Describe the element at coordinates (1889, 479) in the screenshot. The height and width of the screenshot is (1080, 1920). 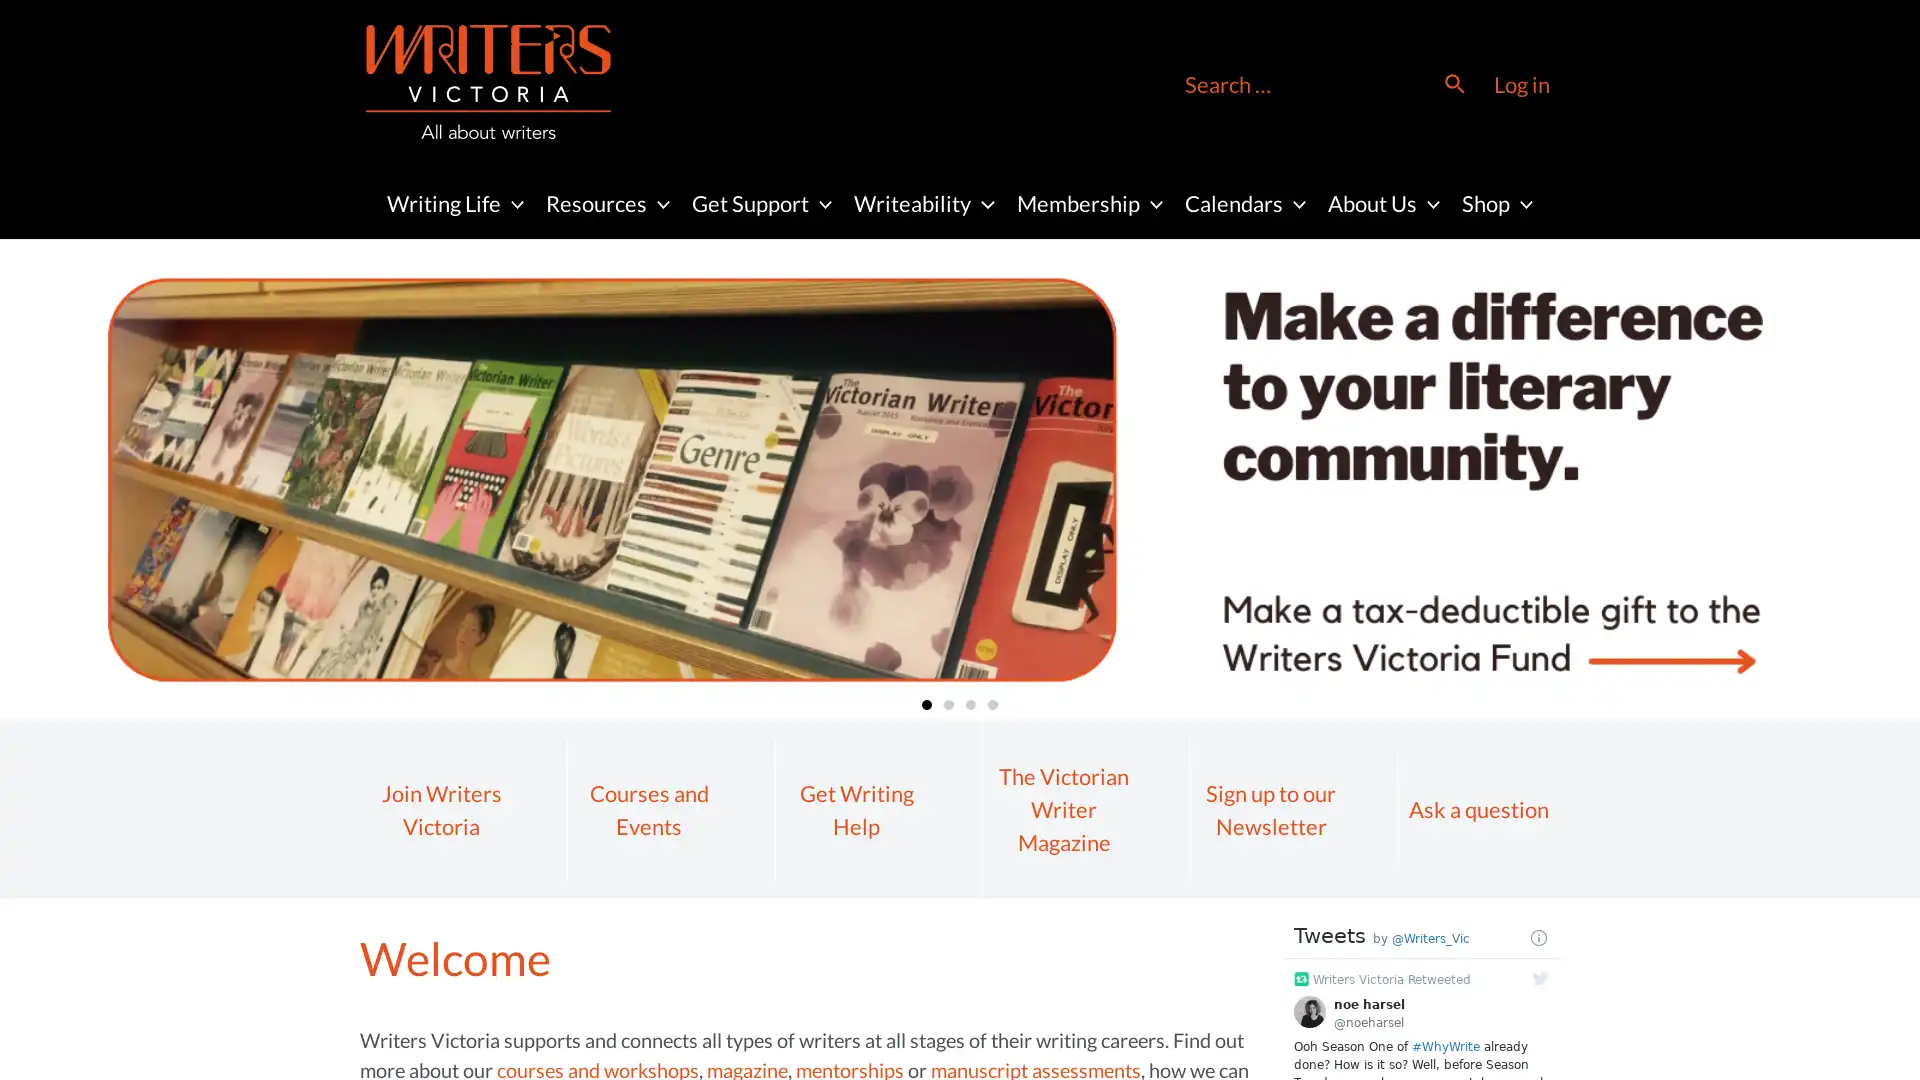
I see `Next slide` at that location.